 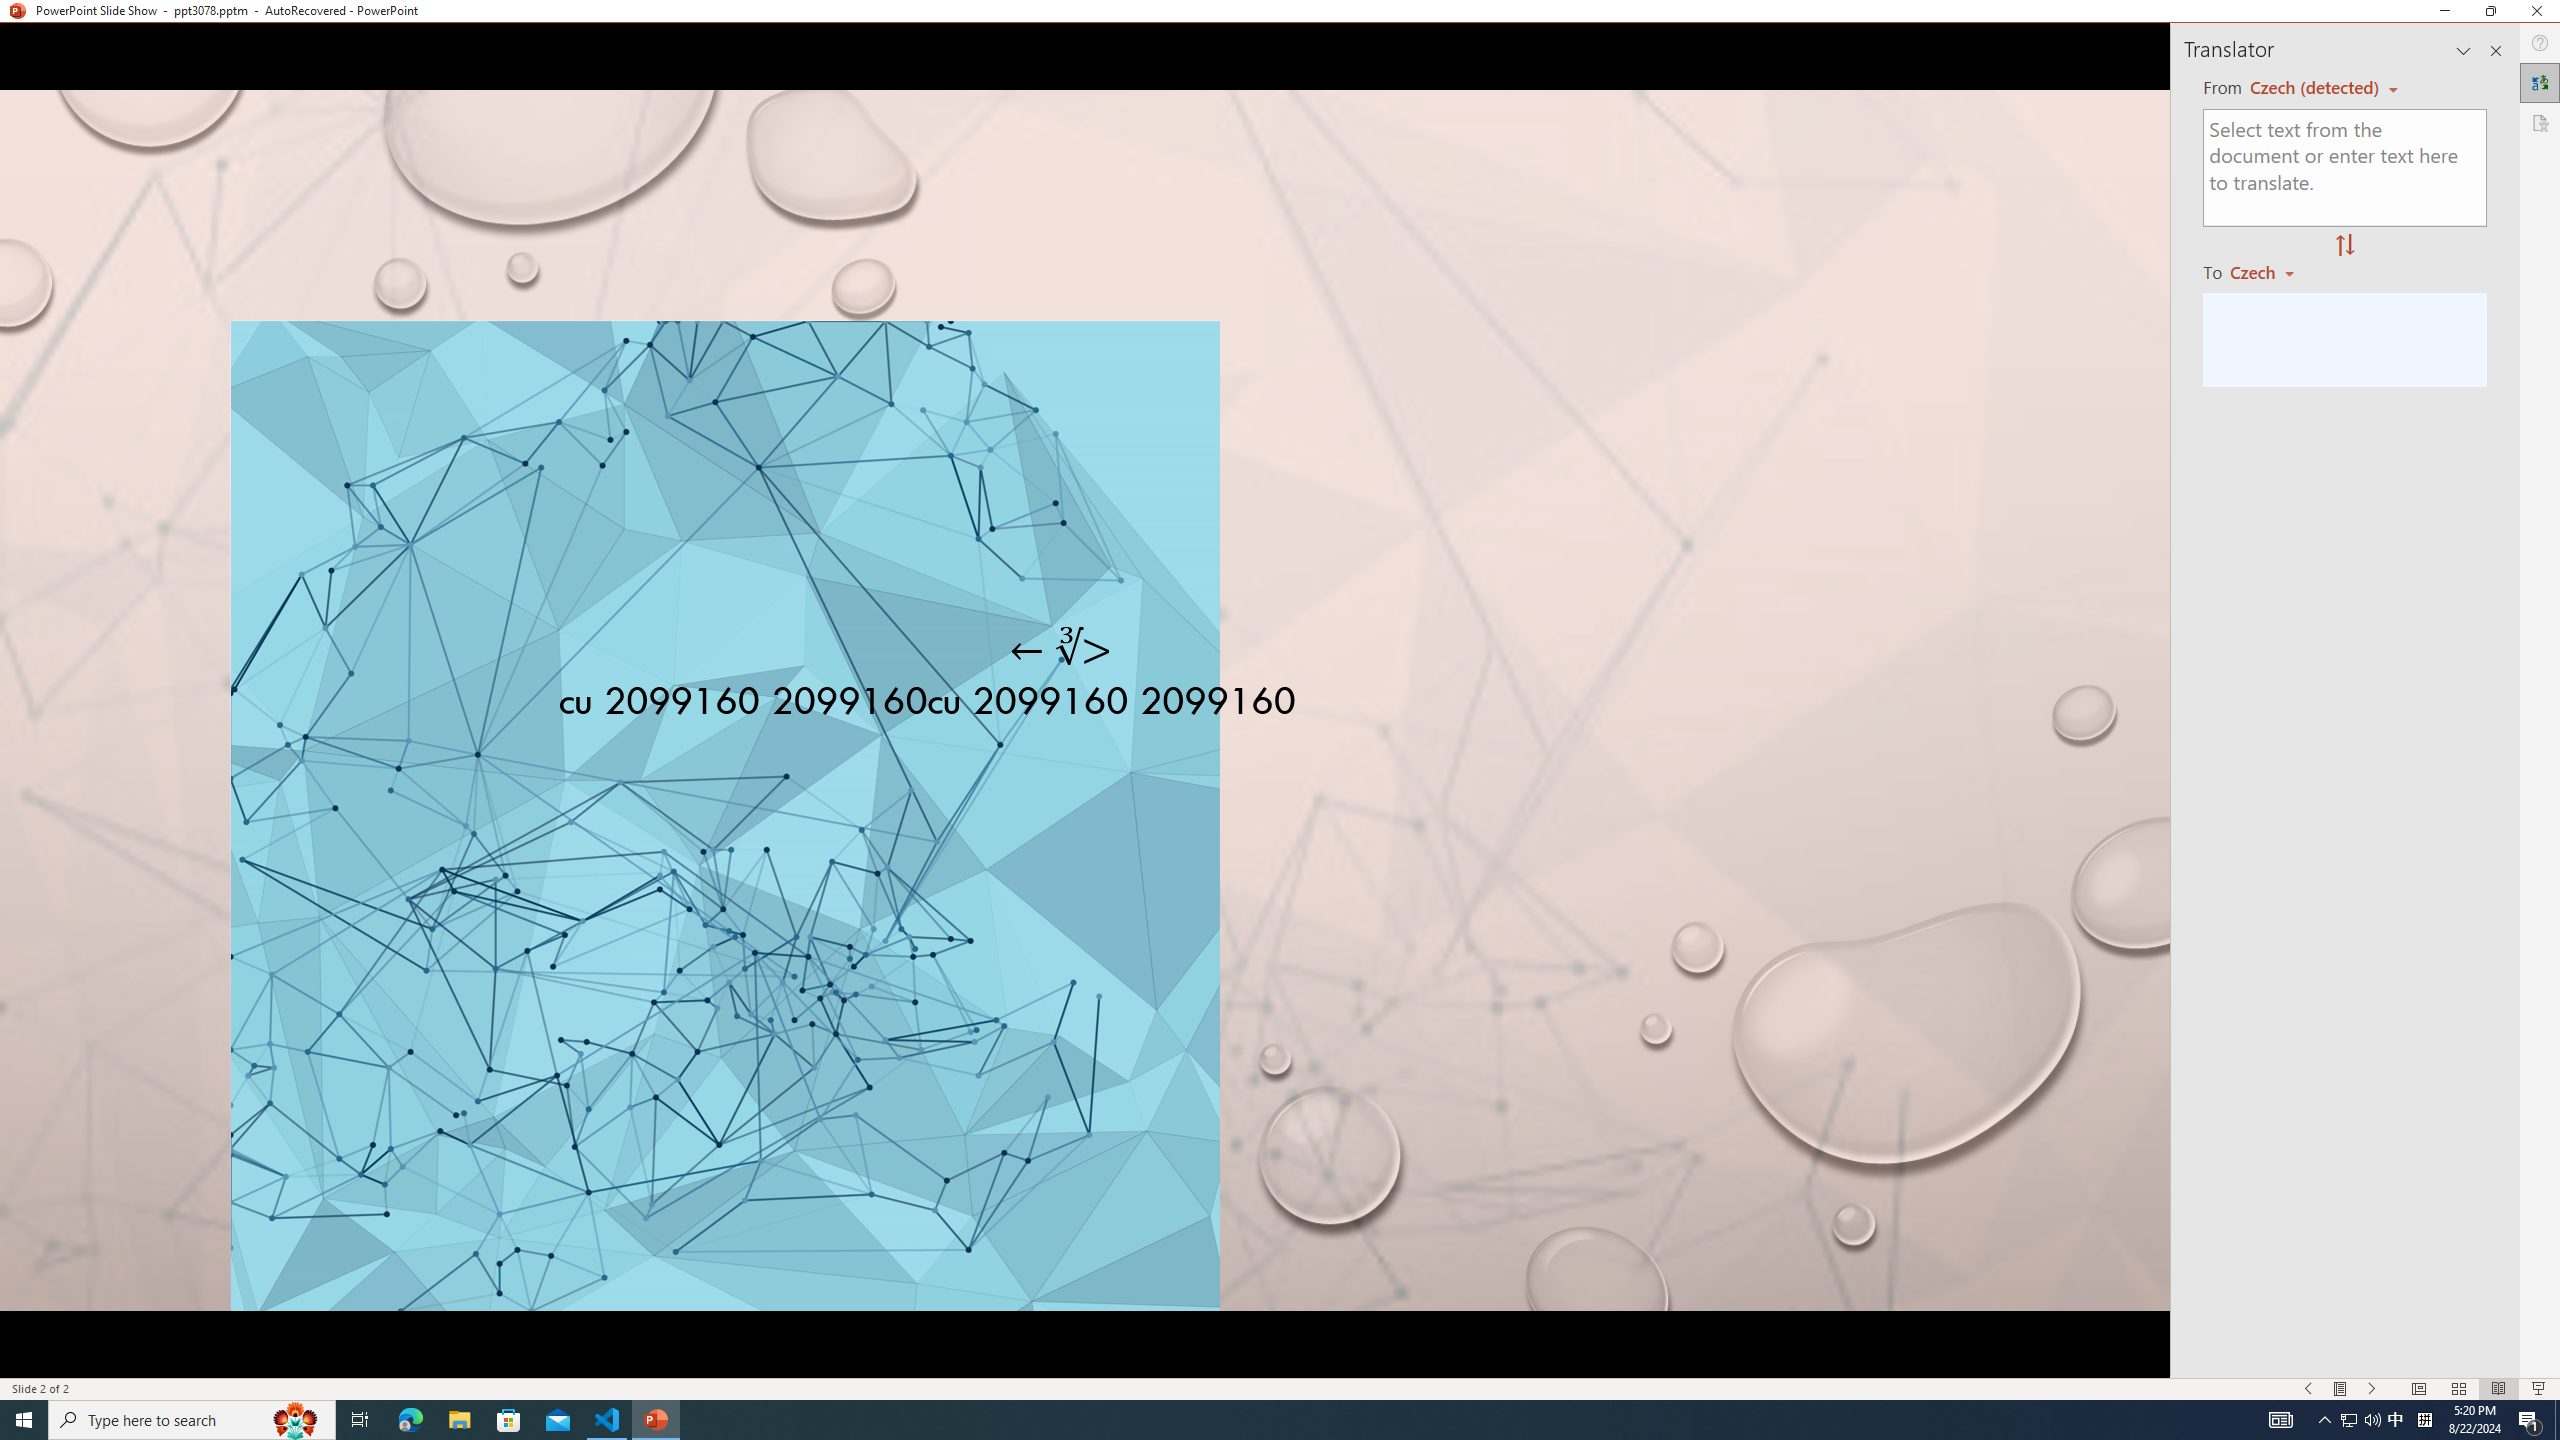 I want to click on 'Swap "from" and "to" languages.', so click(x=2343, y=245).